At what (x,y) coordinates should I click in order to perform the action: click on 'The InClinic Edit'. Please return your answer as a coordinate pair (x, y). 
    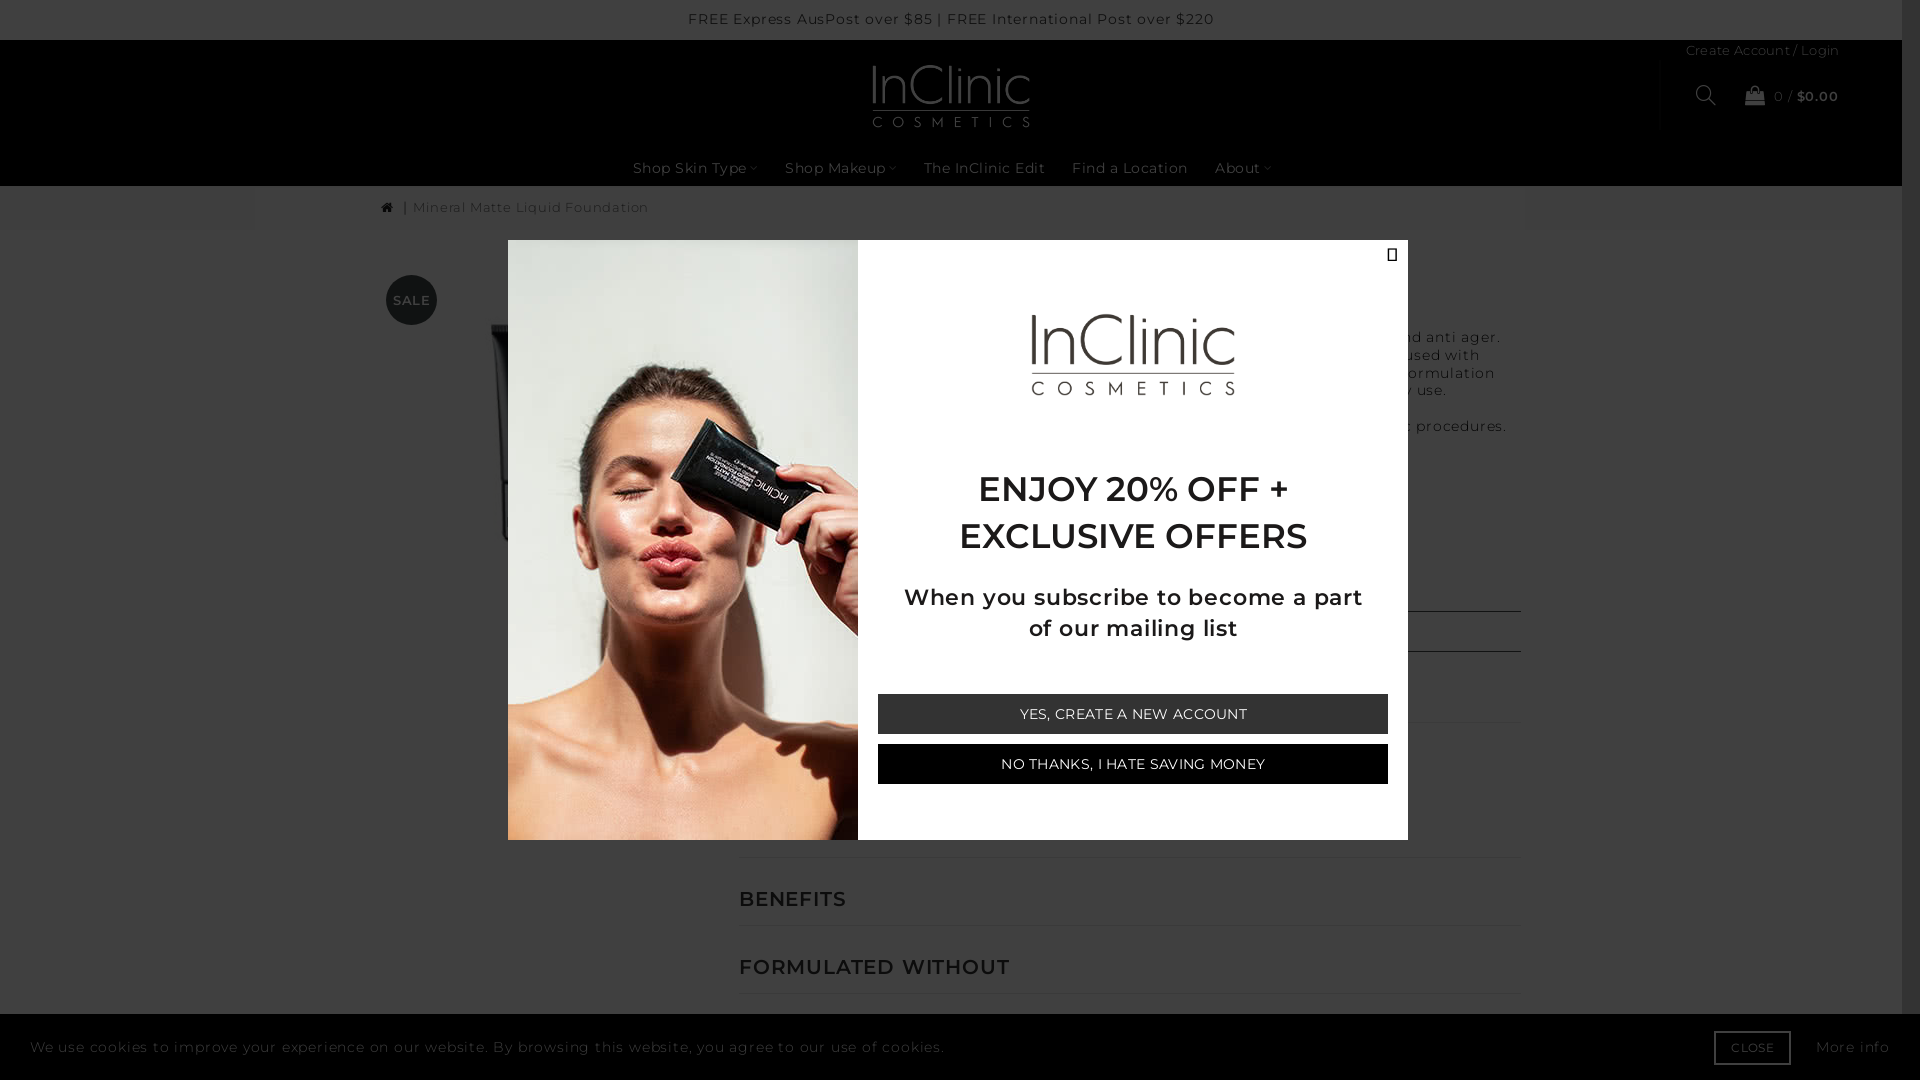
    Looking at the image, I should click on (984, 167).